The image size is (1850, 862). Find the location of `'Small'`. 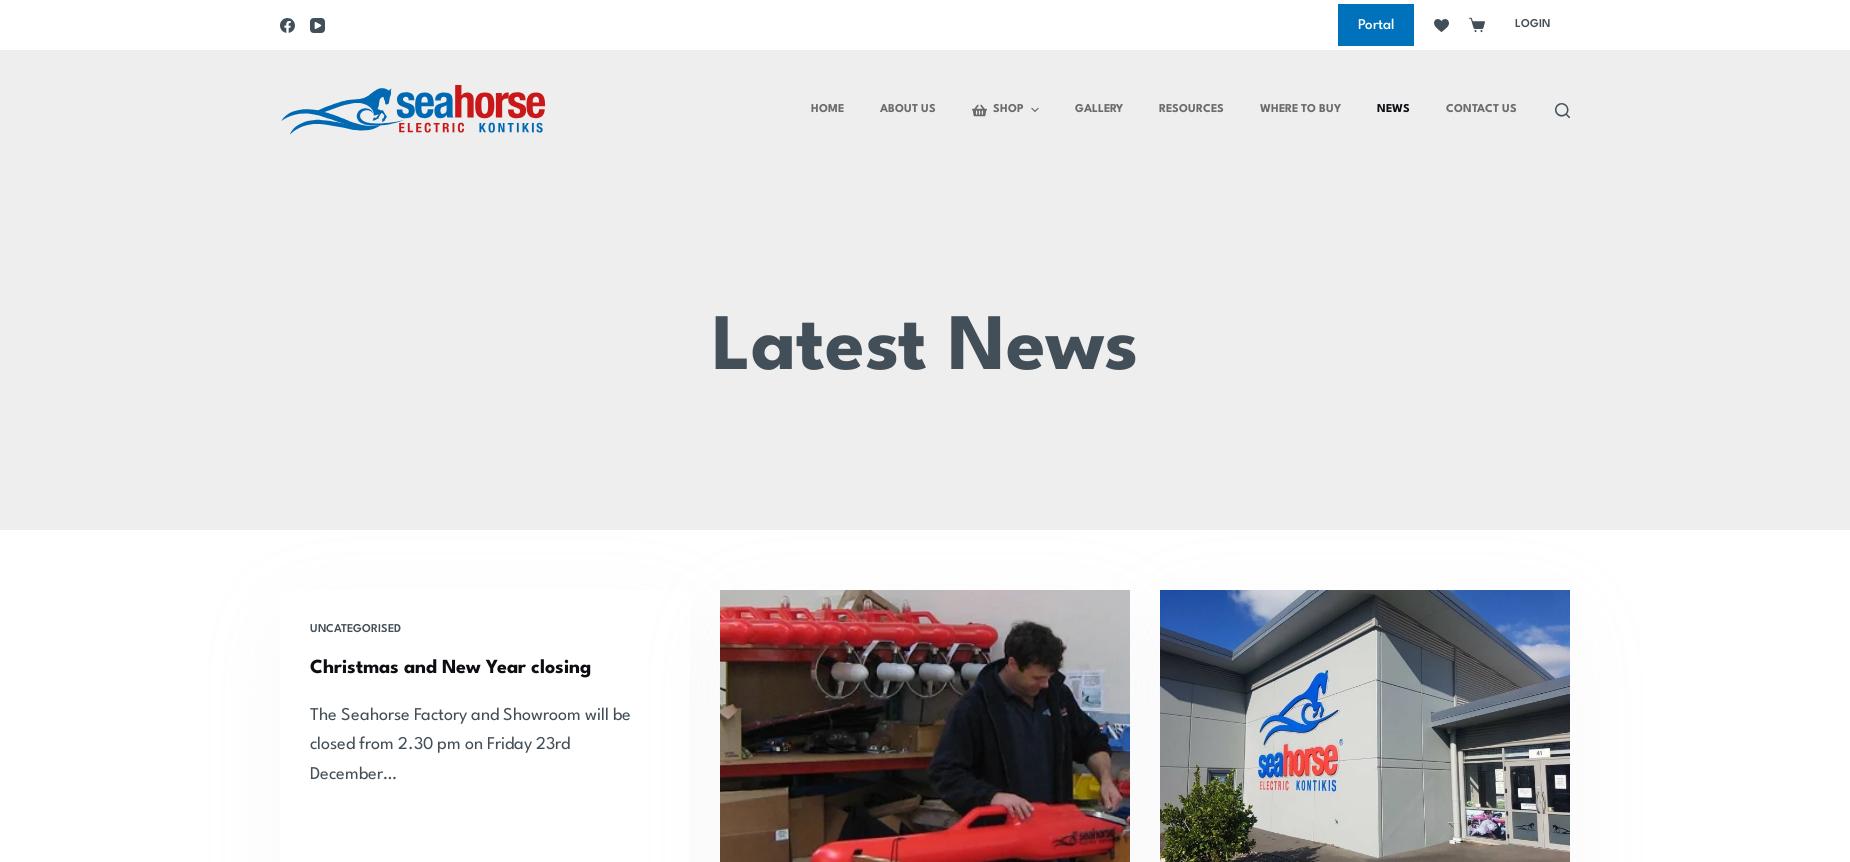

'Small' is located at coordinates (648, 11).